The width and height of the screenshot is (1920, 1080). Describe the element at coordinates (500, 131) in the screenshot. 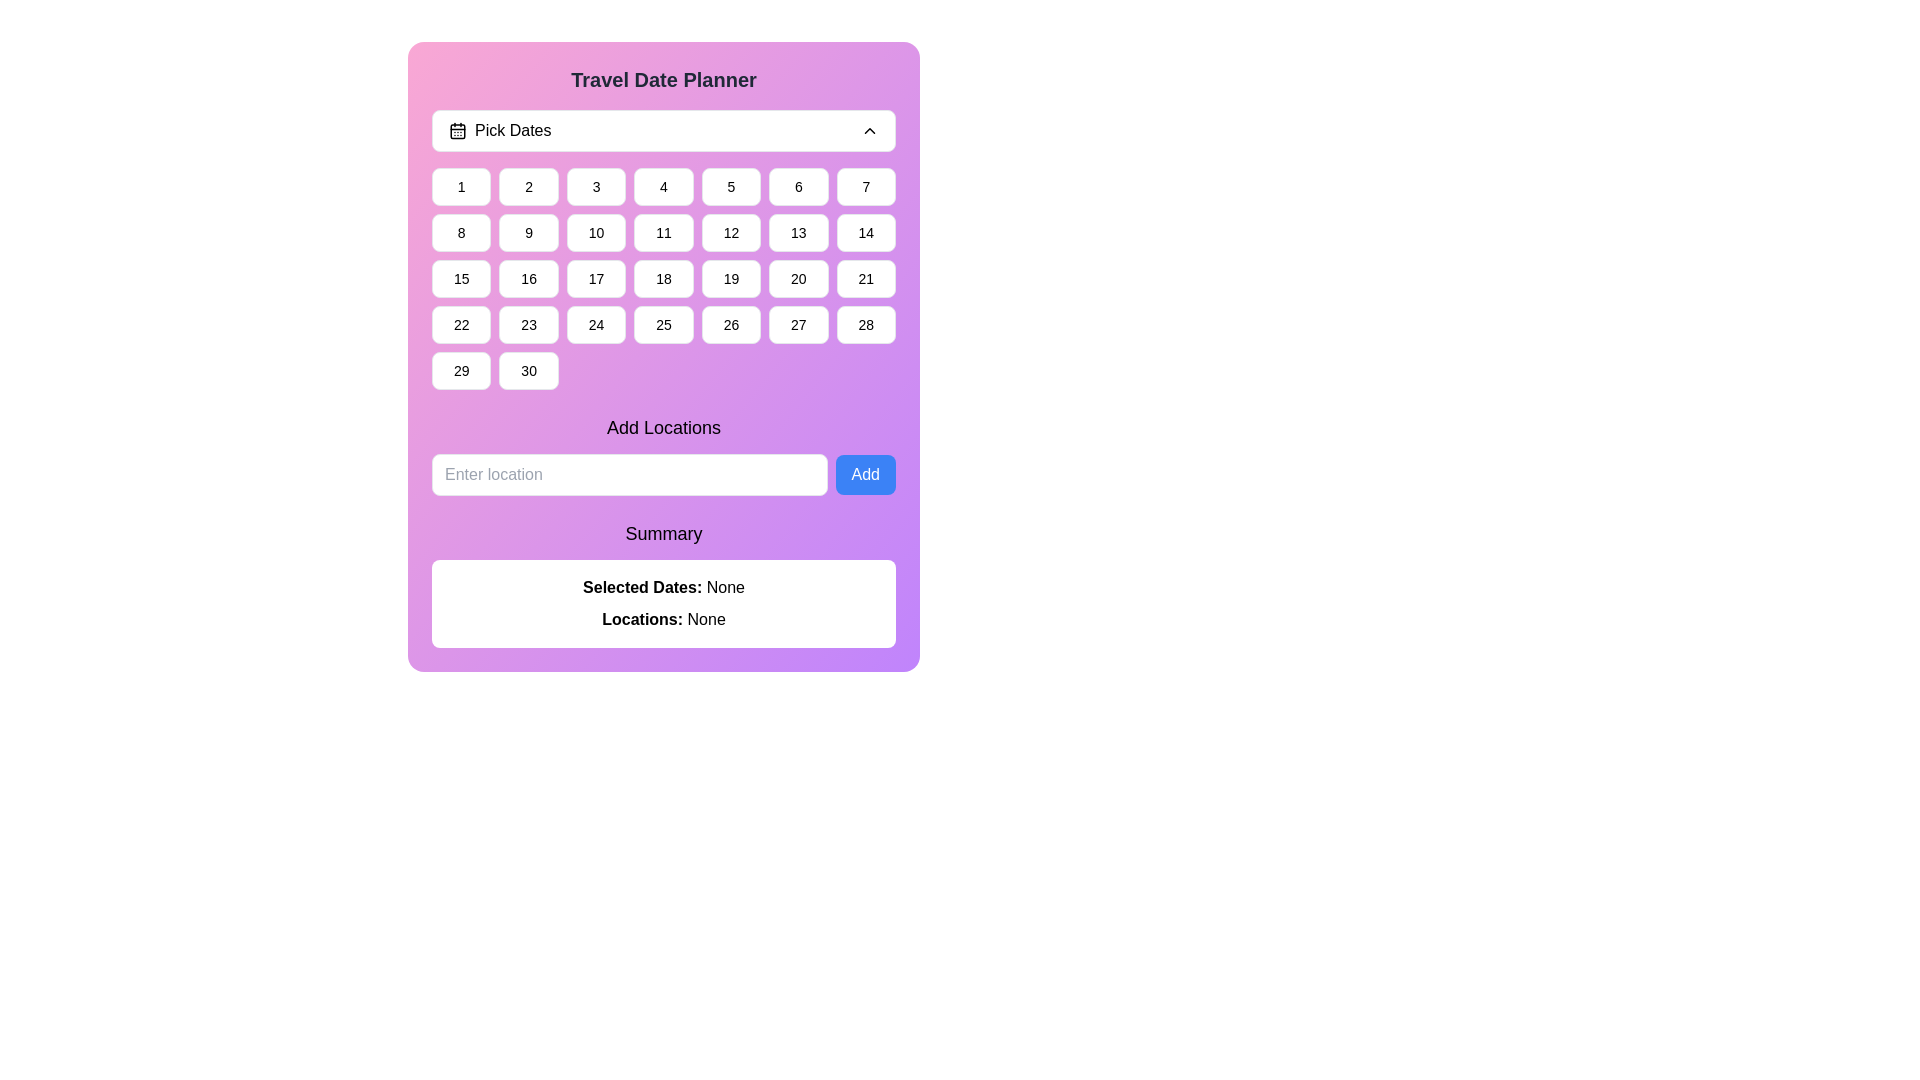

I see `the label with an icon for date selection in the 'Travel Date Planner' card` at that location.